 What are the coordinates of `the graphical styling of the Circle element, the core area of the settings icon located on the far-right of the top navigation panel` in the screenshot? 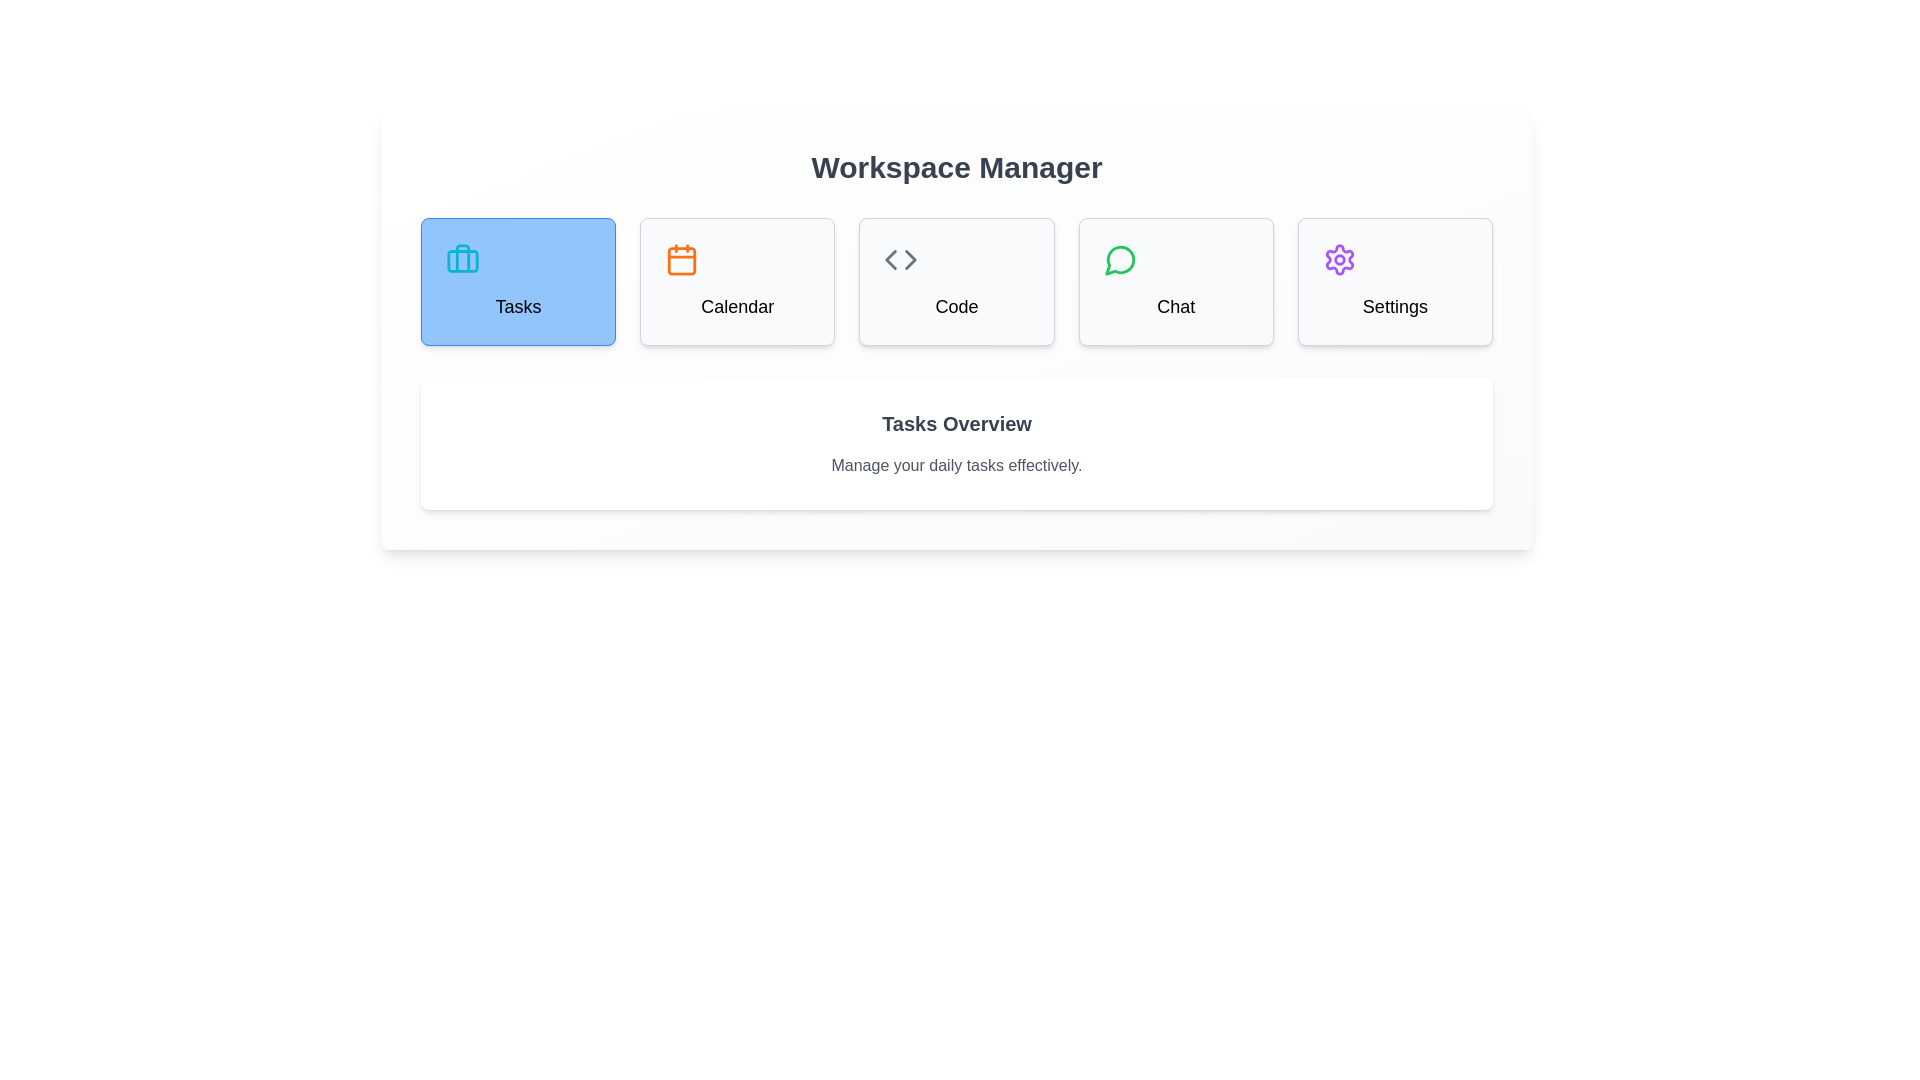 It's located at (1339, 258).